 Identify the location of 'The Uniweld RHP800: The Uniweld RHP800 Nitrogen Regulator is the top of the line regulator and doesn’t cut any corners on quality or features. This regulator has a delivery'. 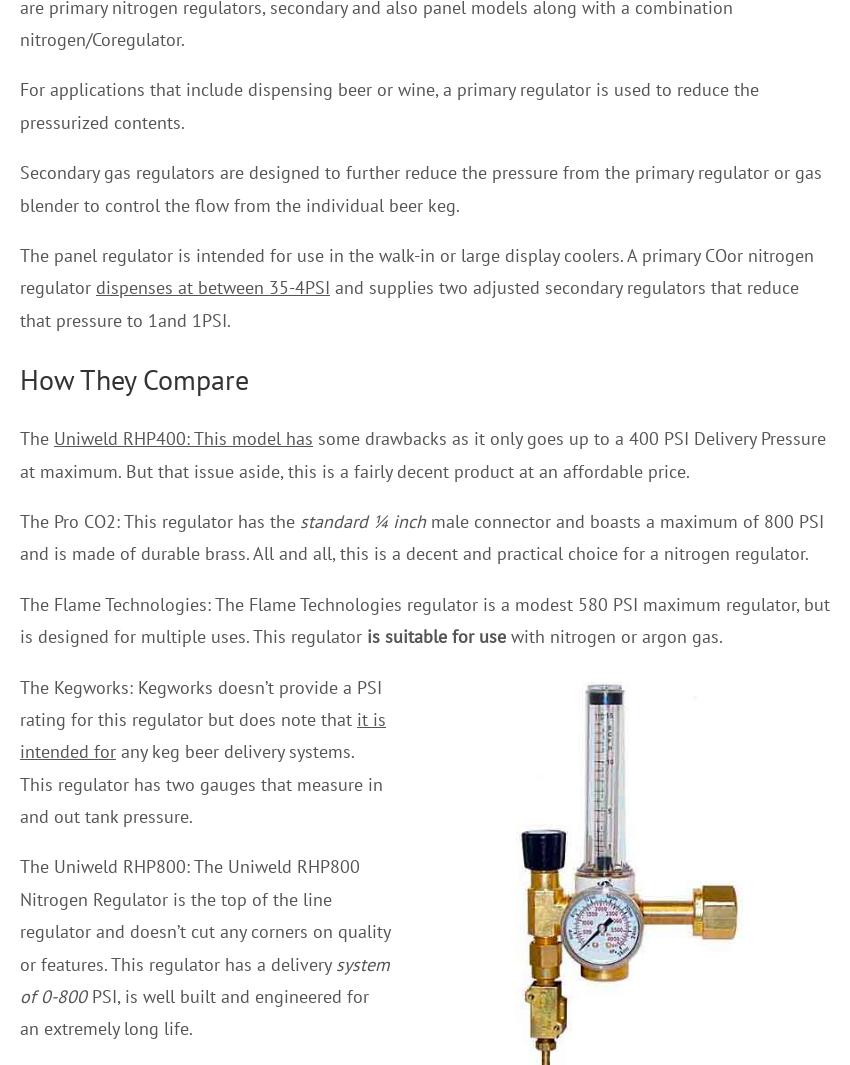
(204, 915).